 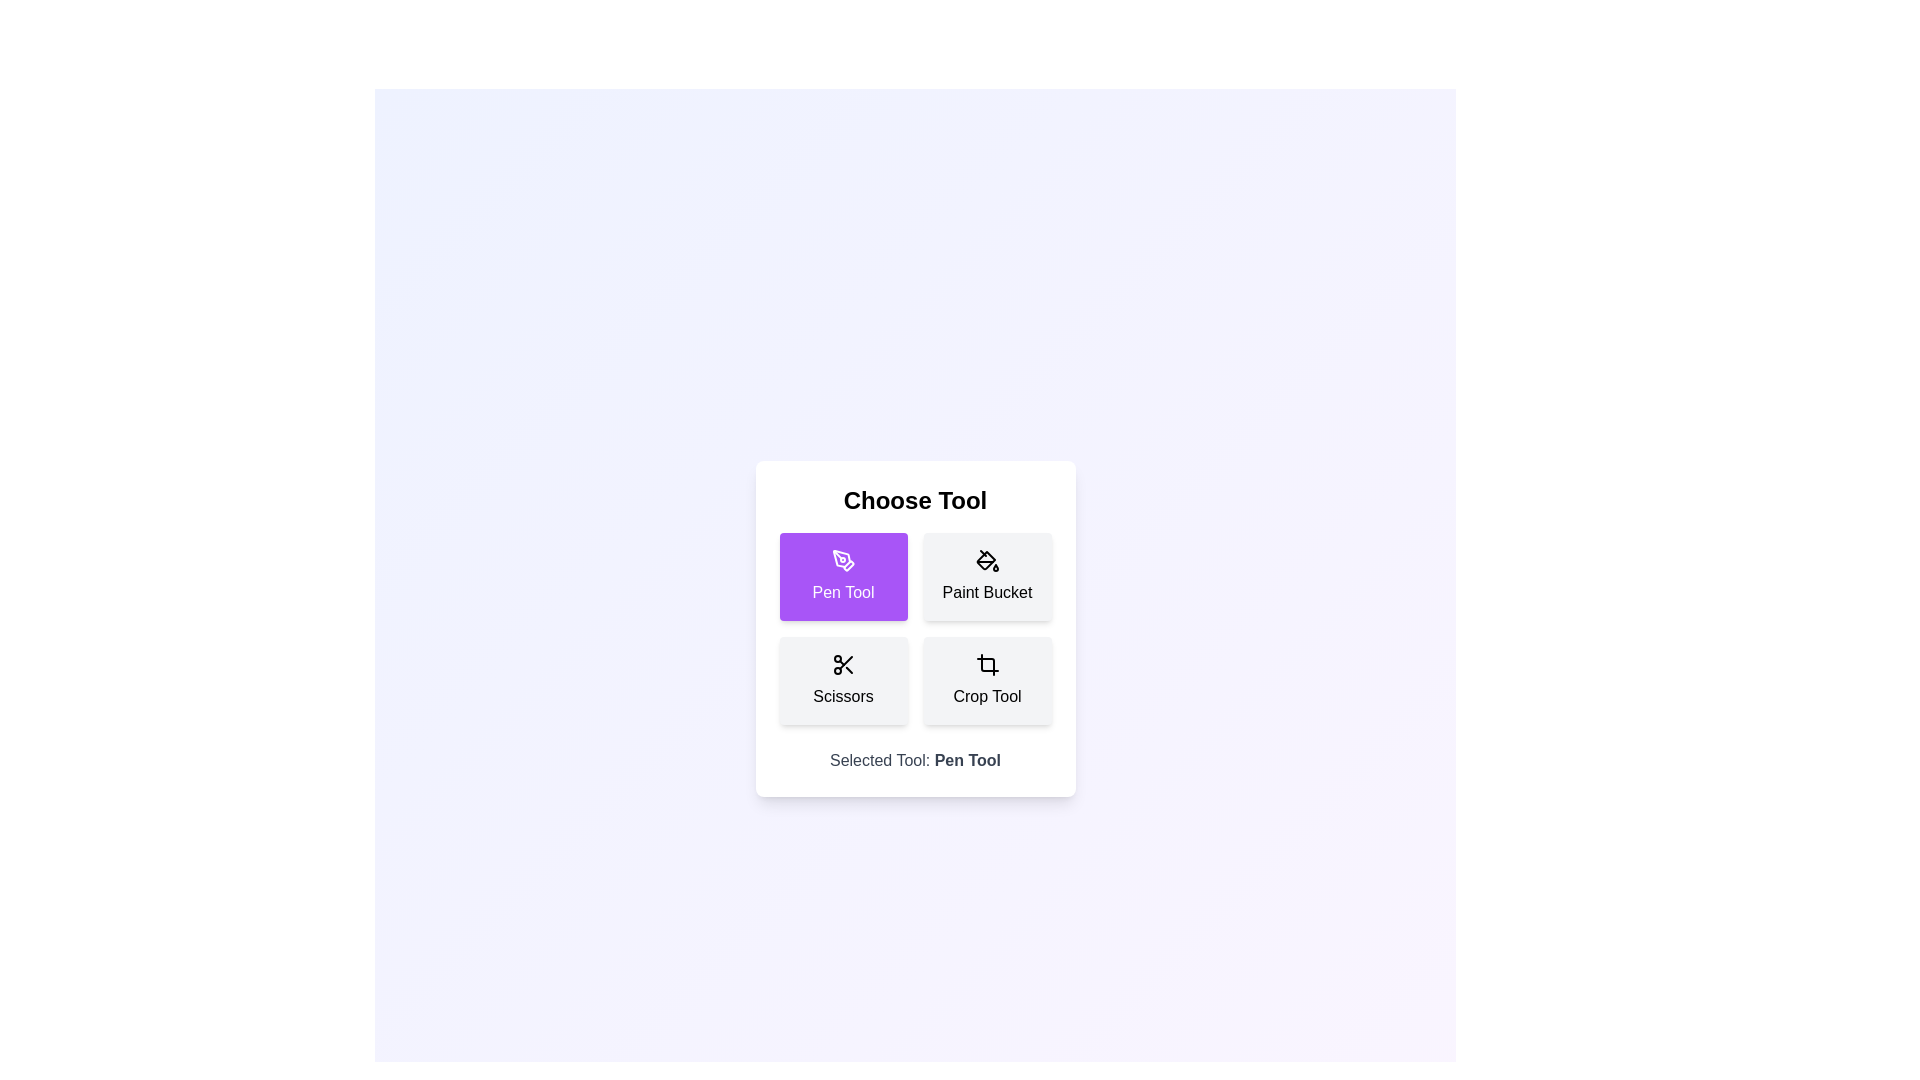 What do you see at coordinates (843, 680) in the screenshot?
I see `the tool Scissors by clicking on its corresponding button` at bounding box center [843, 680].